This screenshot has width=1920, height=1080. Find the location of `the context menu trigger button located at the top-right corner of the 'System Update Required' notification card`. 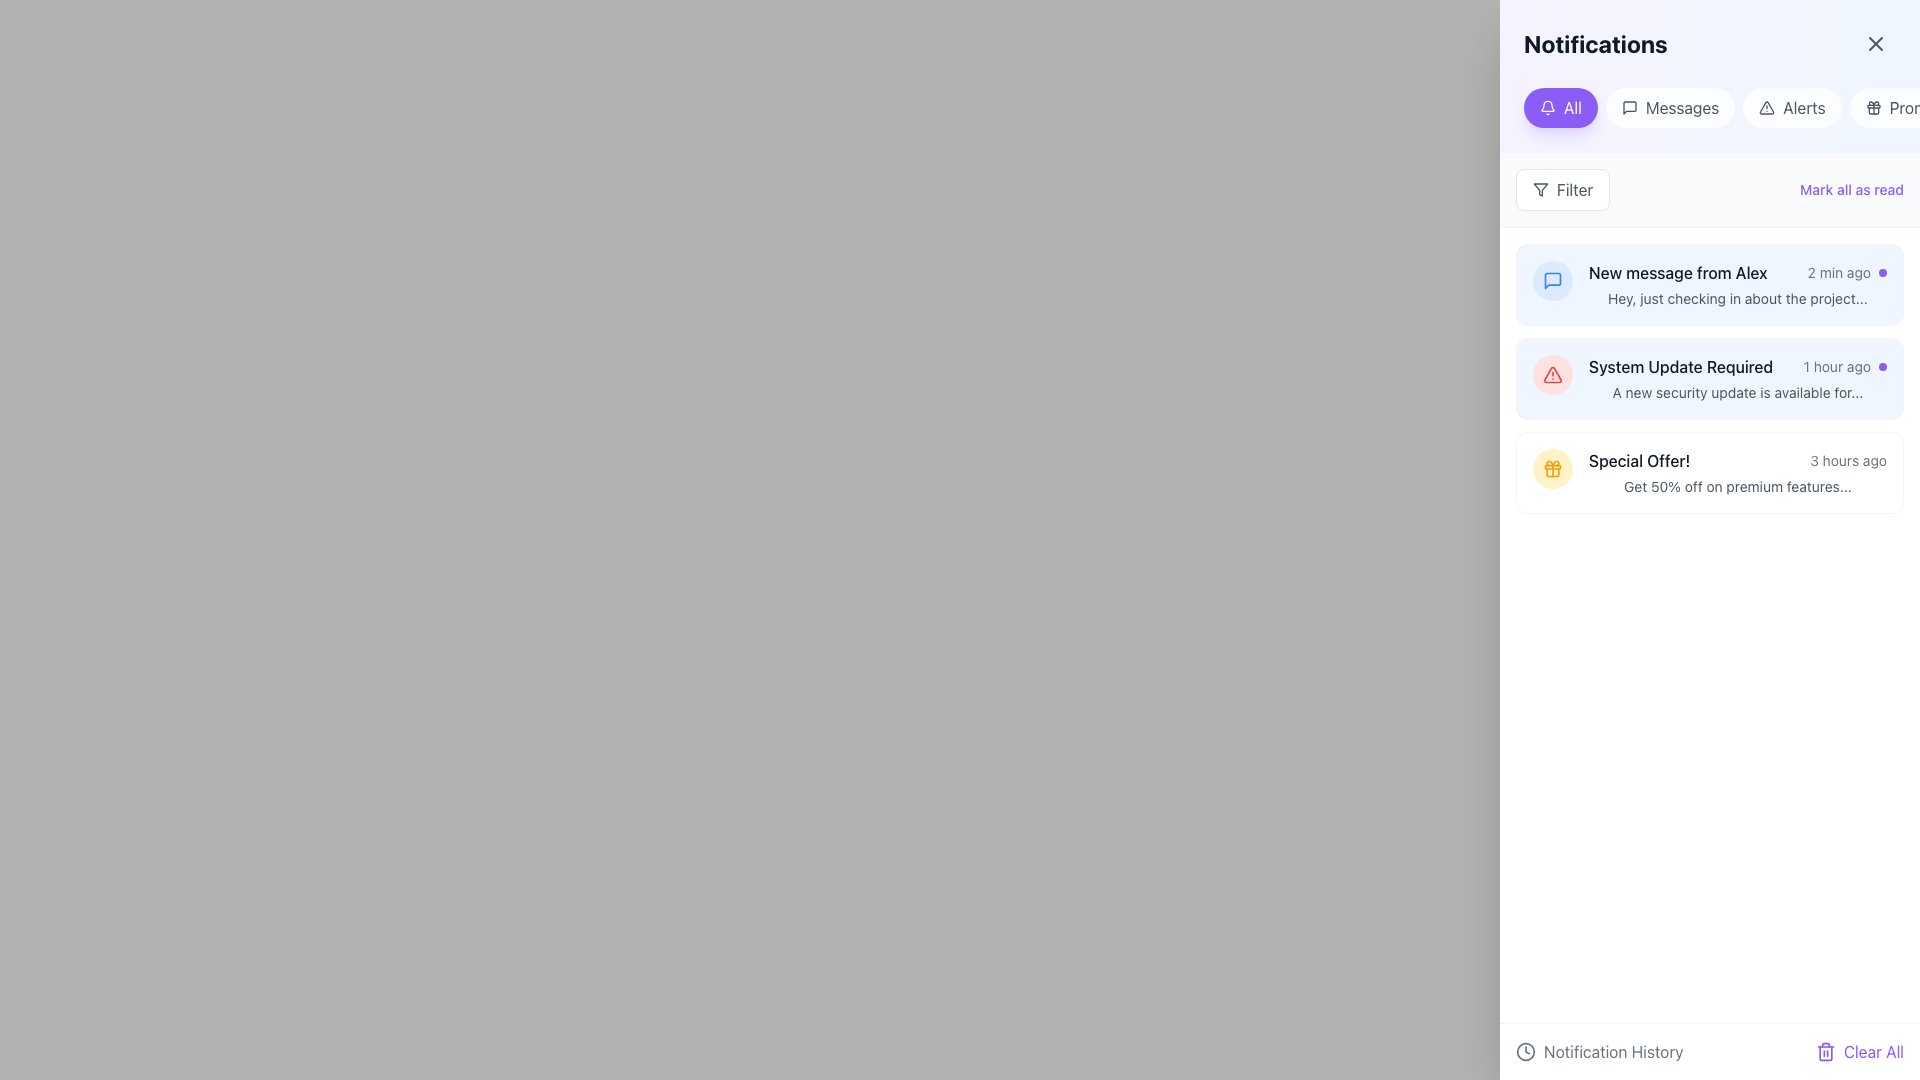

the context menu trigger button located at the top-right corner of the 'System Update Required' notification card is located at coordinates (1870, 378).